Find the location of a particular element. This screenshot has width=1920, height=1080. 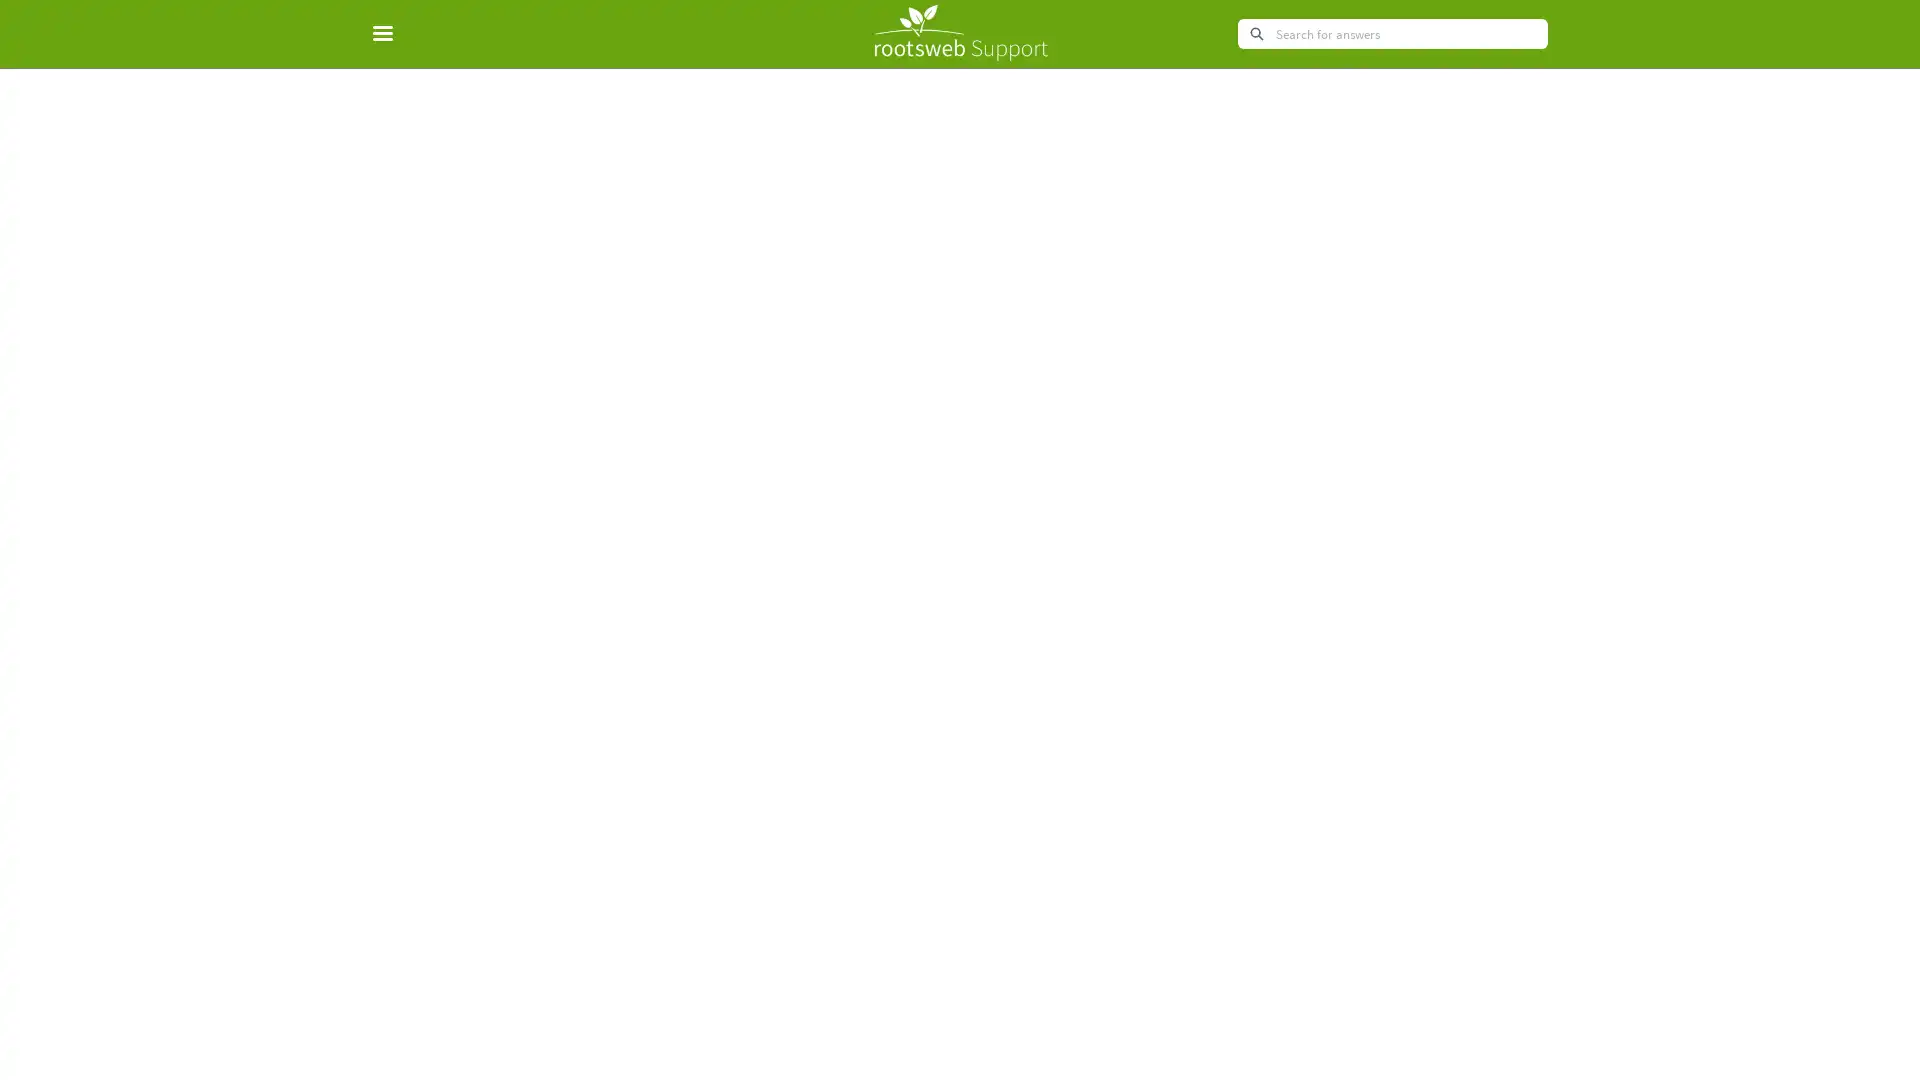

Search is located at coordinates (1255, 34).